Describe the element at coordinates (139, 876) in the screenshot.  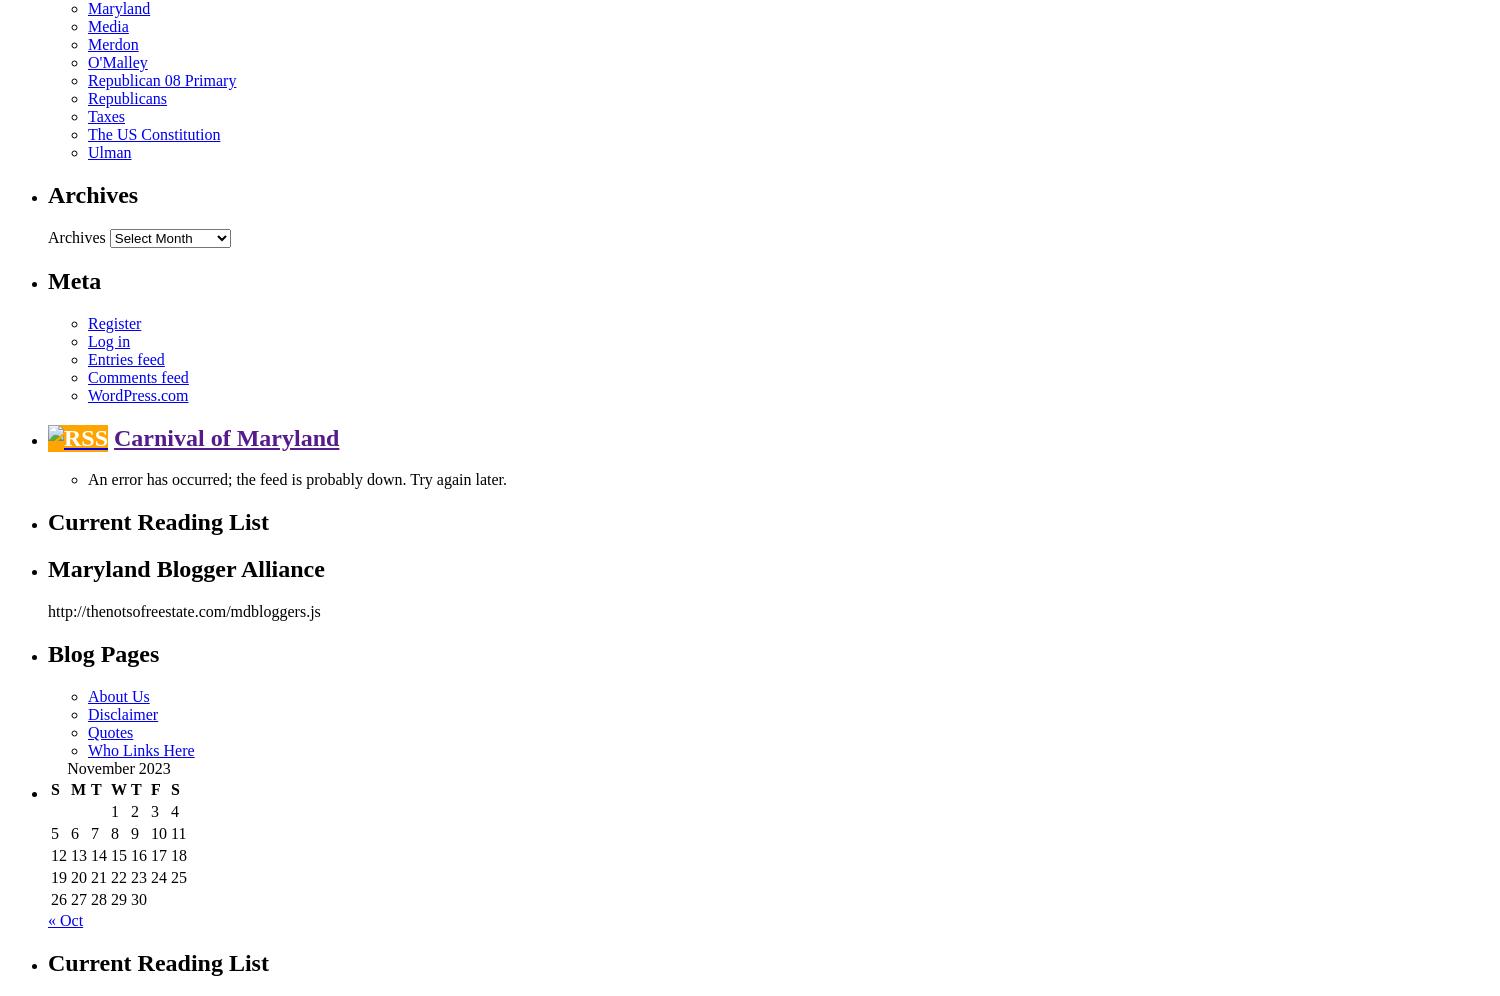
I see `'23'` at that location.